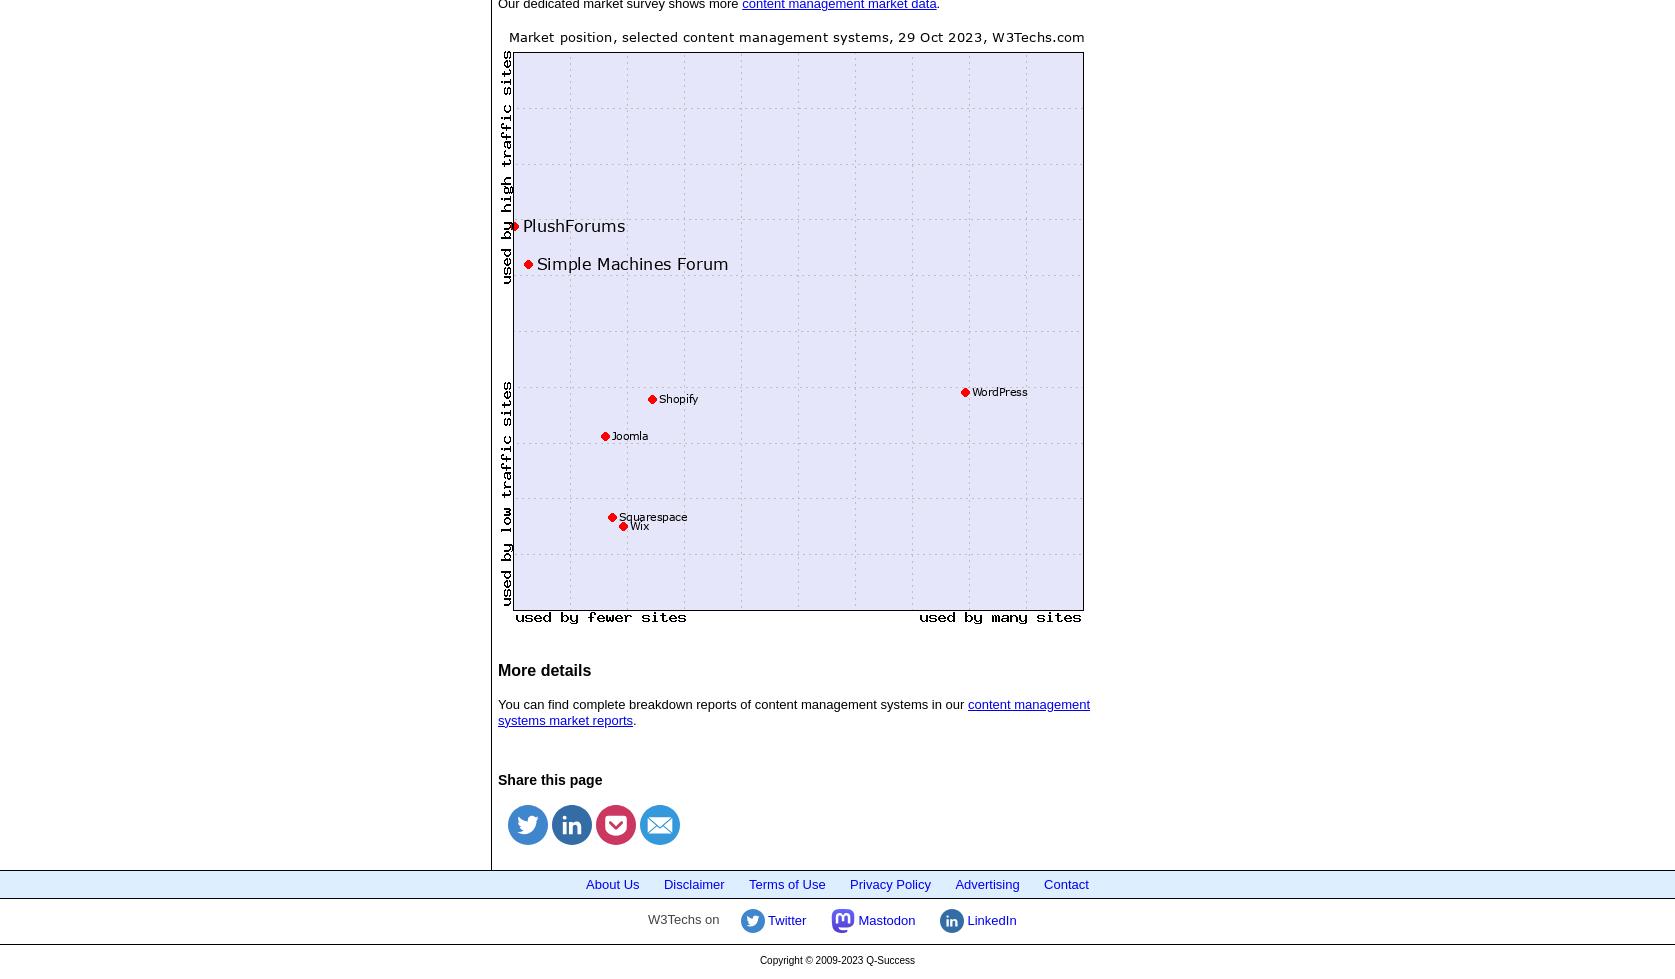 This screenshot has height=979, width=1675. I want to click on 'Share this page', so click(549, 777).